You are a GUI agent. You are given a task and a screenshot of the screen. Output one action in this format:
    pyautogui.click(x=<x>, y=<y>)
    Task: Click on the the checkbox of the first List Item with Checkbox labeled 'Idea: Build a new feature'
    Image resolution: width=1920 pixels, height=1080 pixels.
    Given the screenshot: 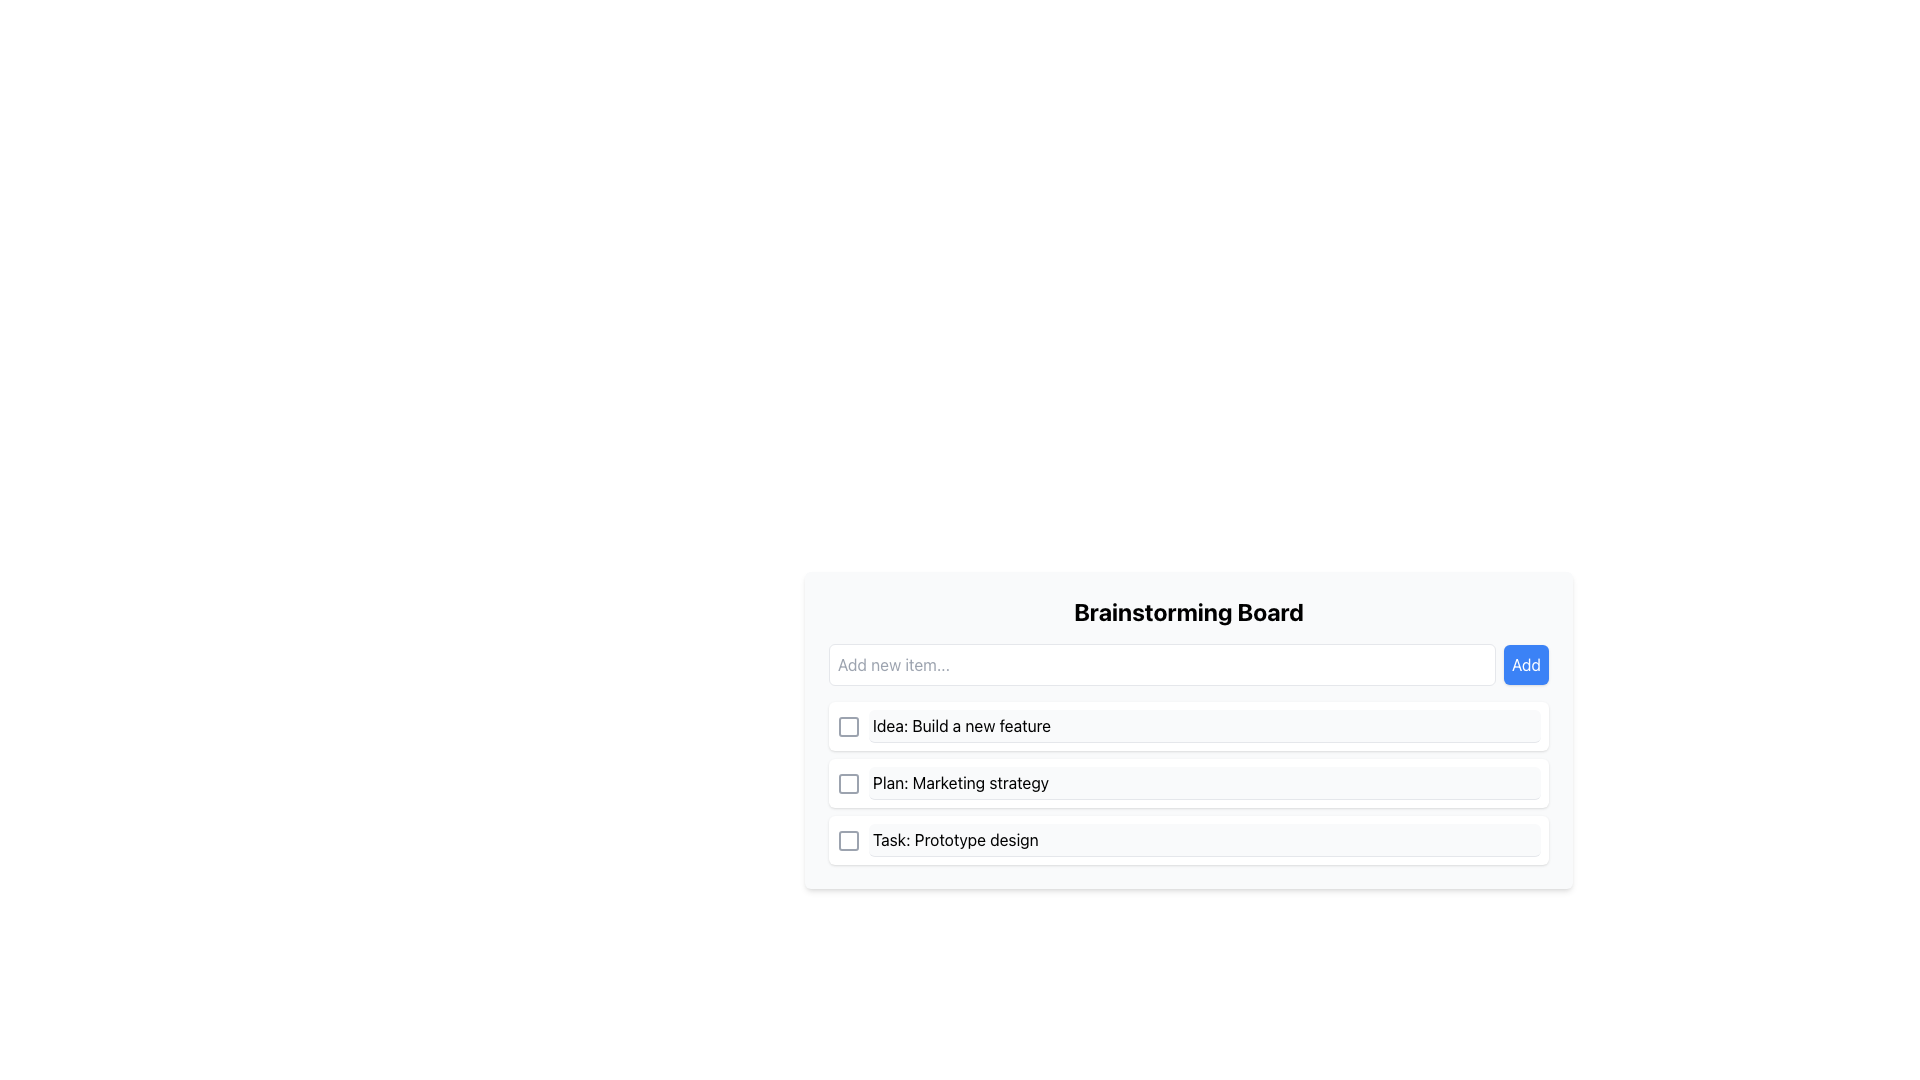 What is the action you would take?
    pyautogui.click(x=1189, y=725)
    